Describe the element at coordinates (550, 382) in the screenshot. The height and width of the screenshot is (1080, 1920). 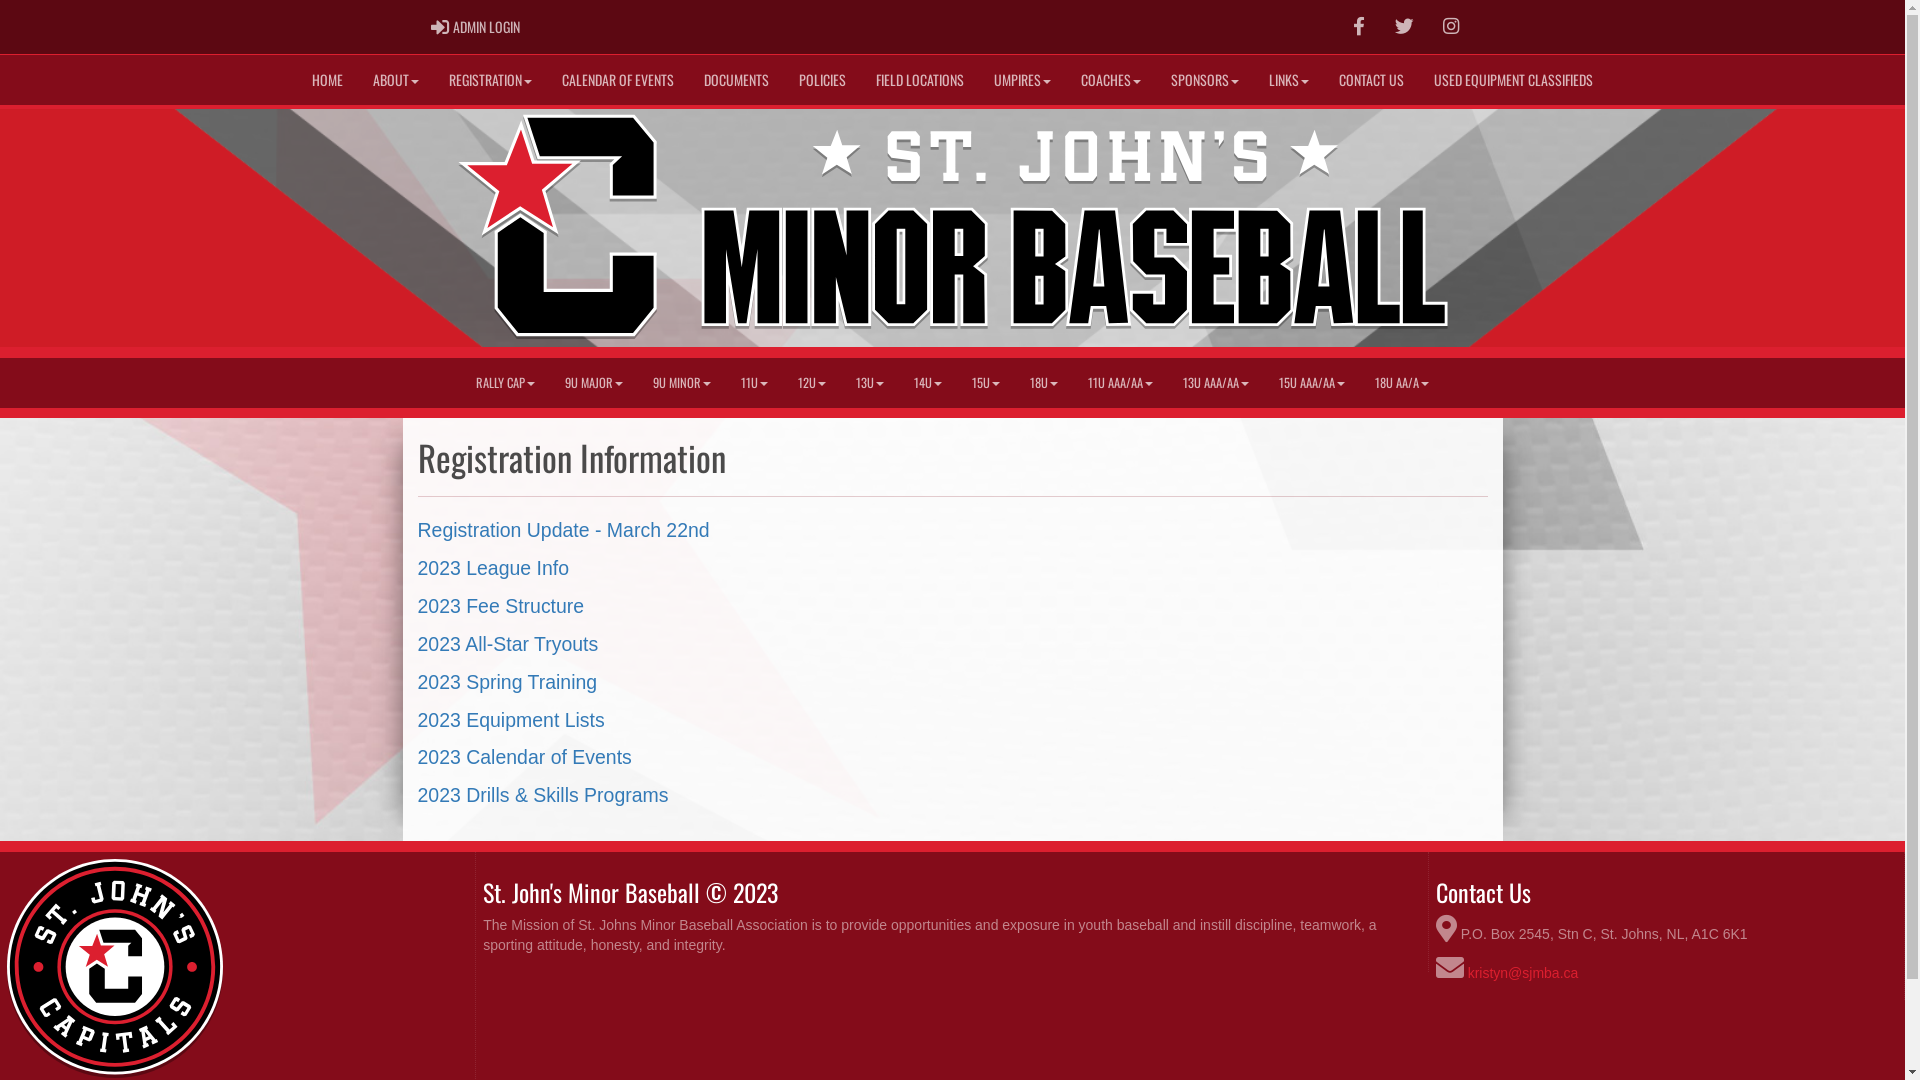
I see `'9U MAJOR'` at that location.